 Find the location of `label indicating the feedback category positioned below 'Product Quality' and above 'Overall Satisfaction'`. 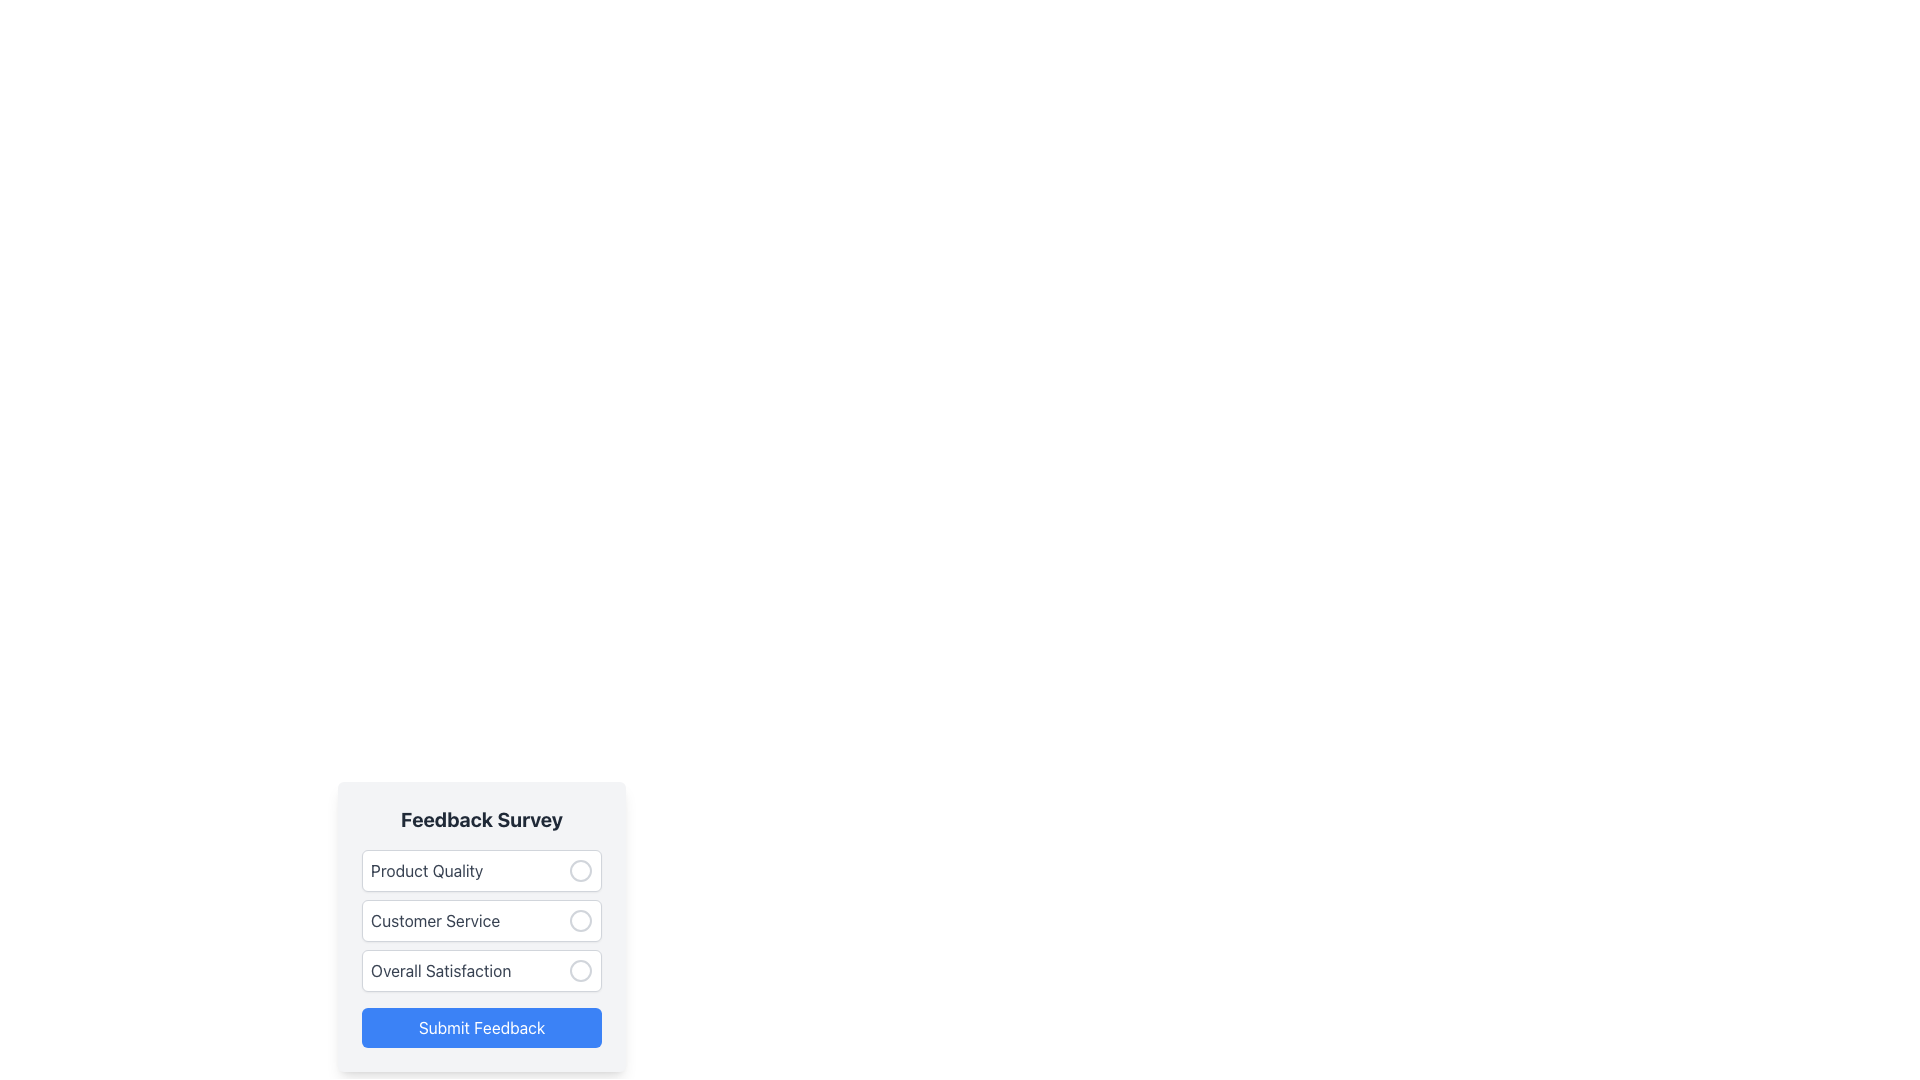

label indicating the feedback category positioned below 'Product Quality' and above 'Overall Satisfaction' is located at coordinates (434, 921).